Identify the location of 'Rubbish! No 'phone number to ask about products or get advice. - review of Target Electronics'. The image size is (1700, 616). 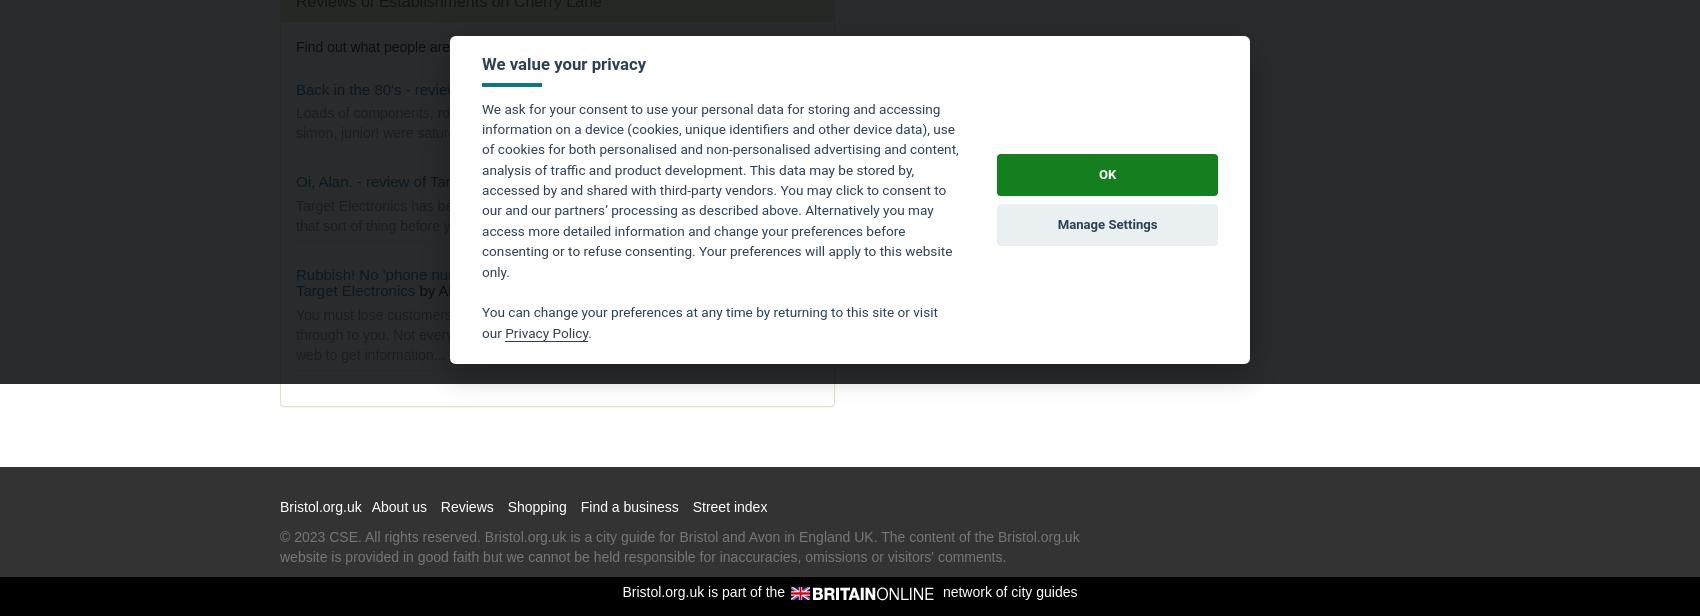
(545, 282).